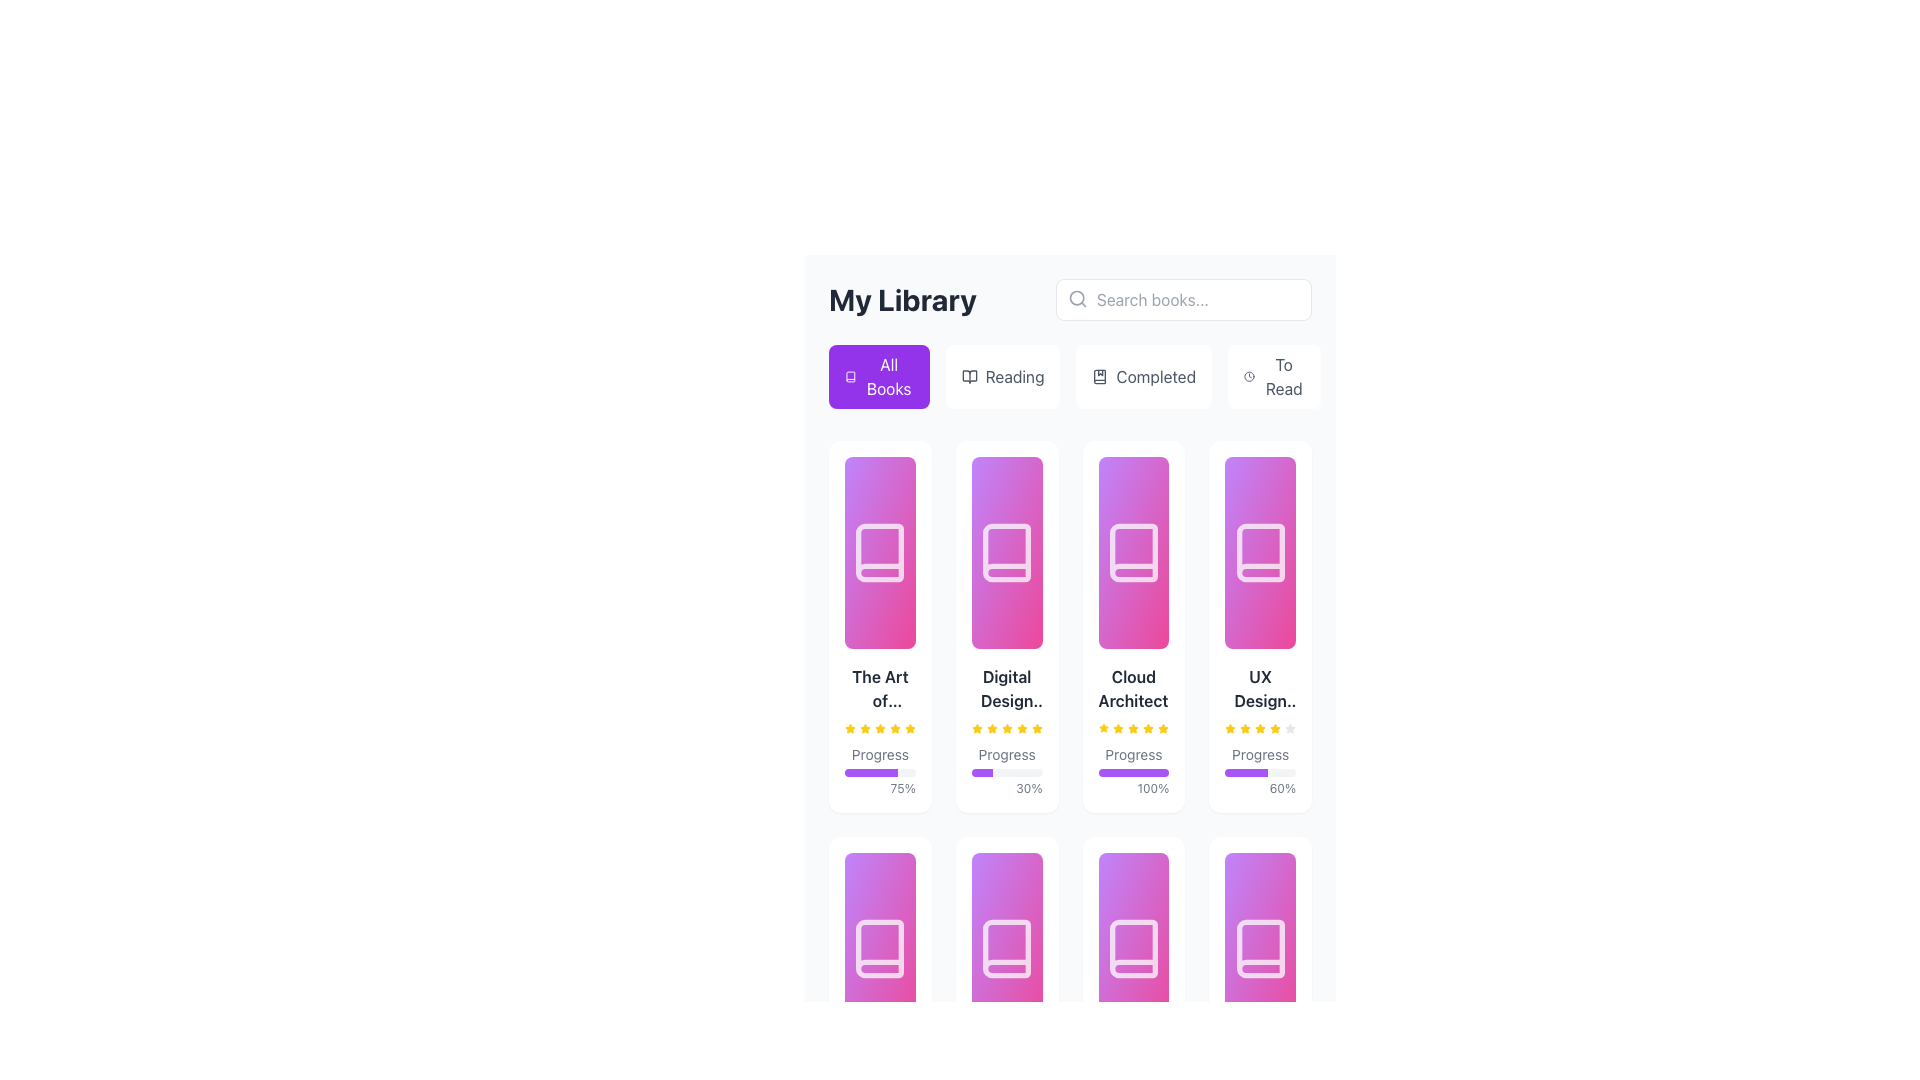  I want to click on the third star icon representing the rating in the UX Design card's rating area, so click(1259, 728).